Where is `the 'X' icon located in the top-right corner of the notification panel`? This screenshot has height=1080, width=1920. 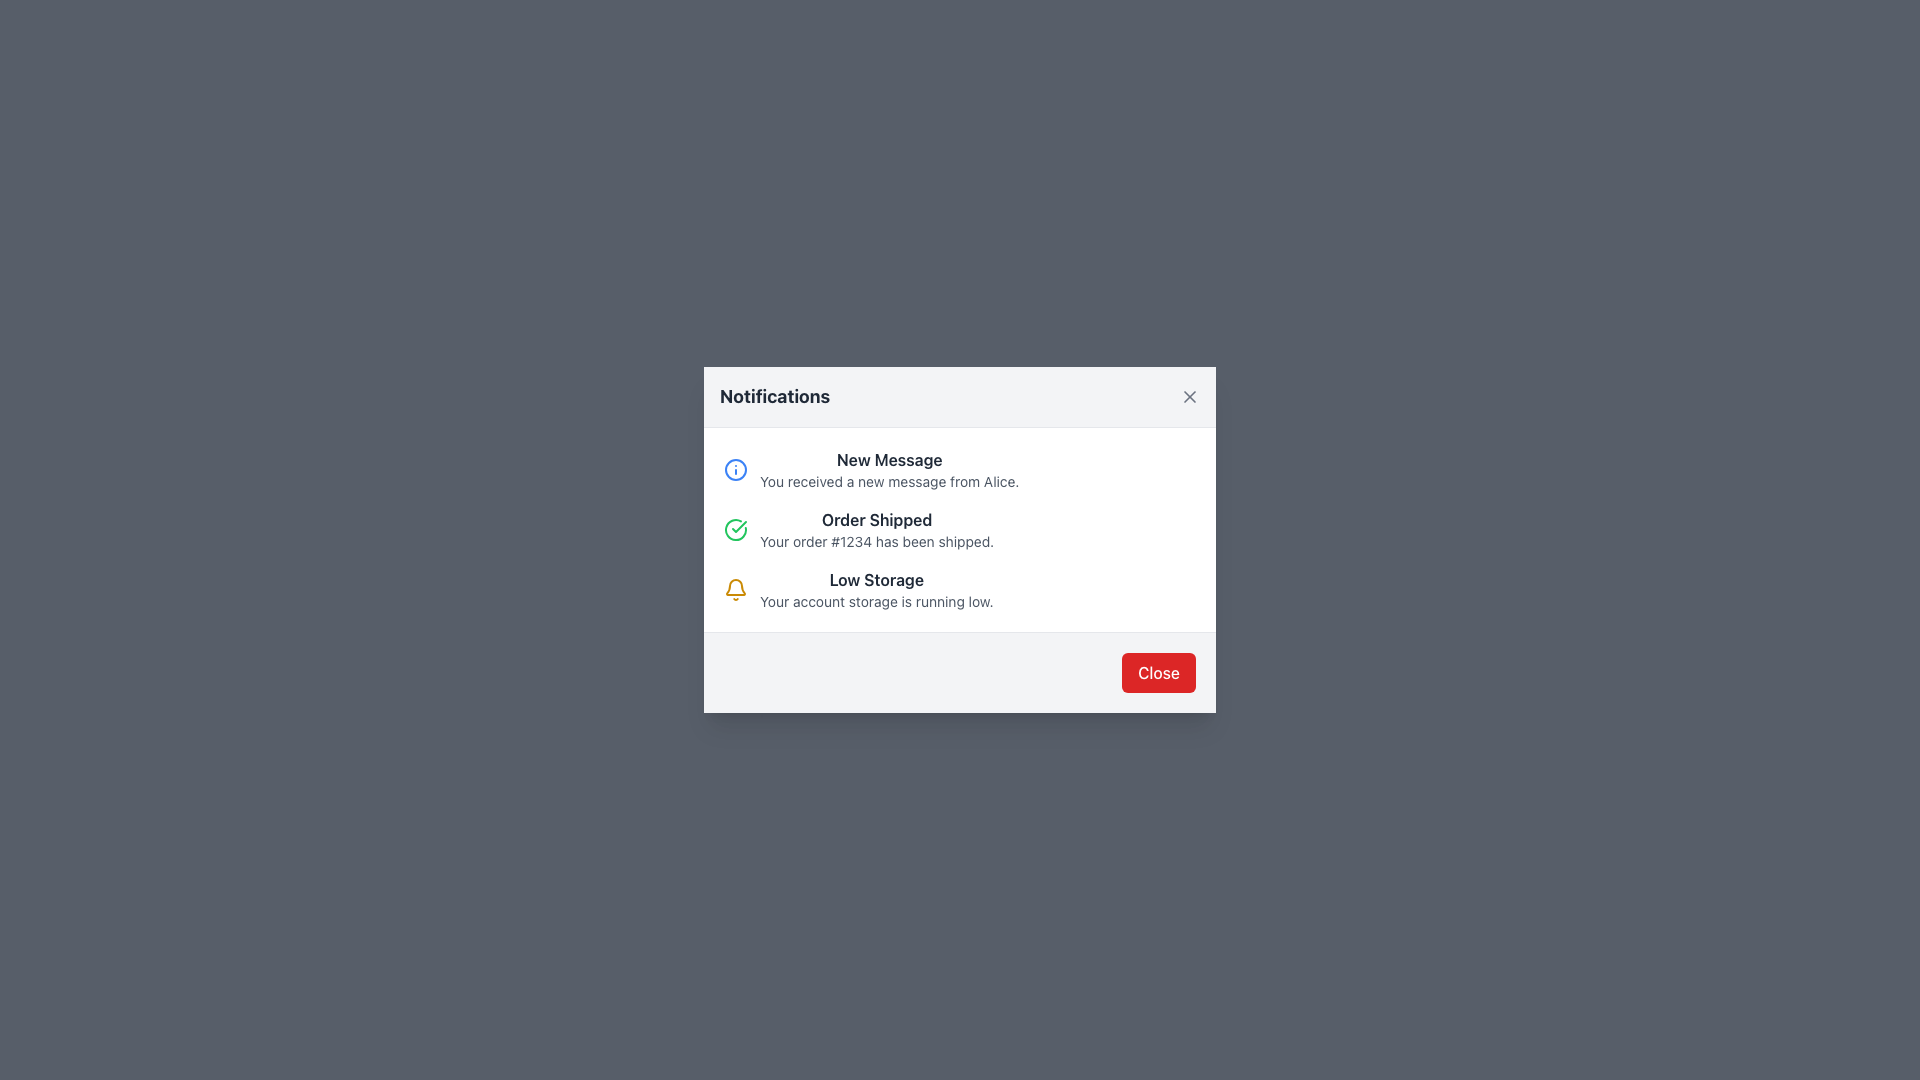
the 'X' icon located in the top-right corner of the notification panel is located at coordinates (1190, 397).